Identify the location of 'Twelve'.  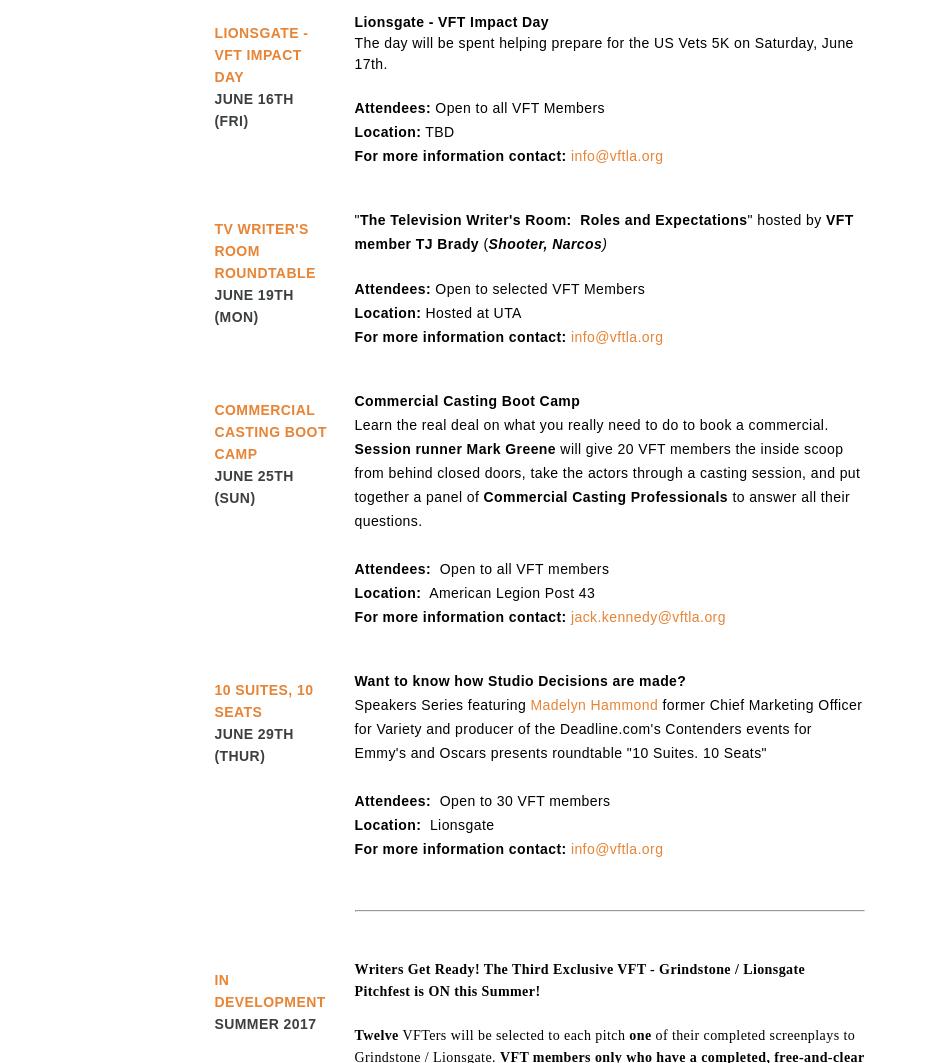
(374, 1034).